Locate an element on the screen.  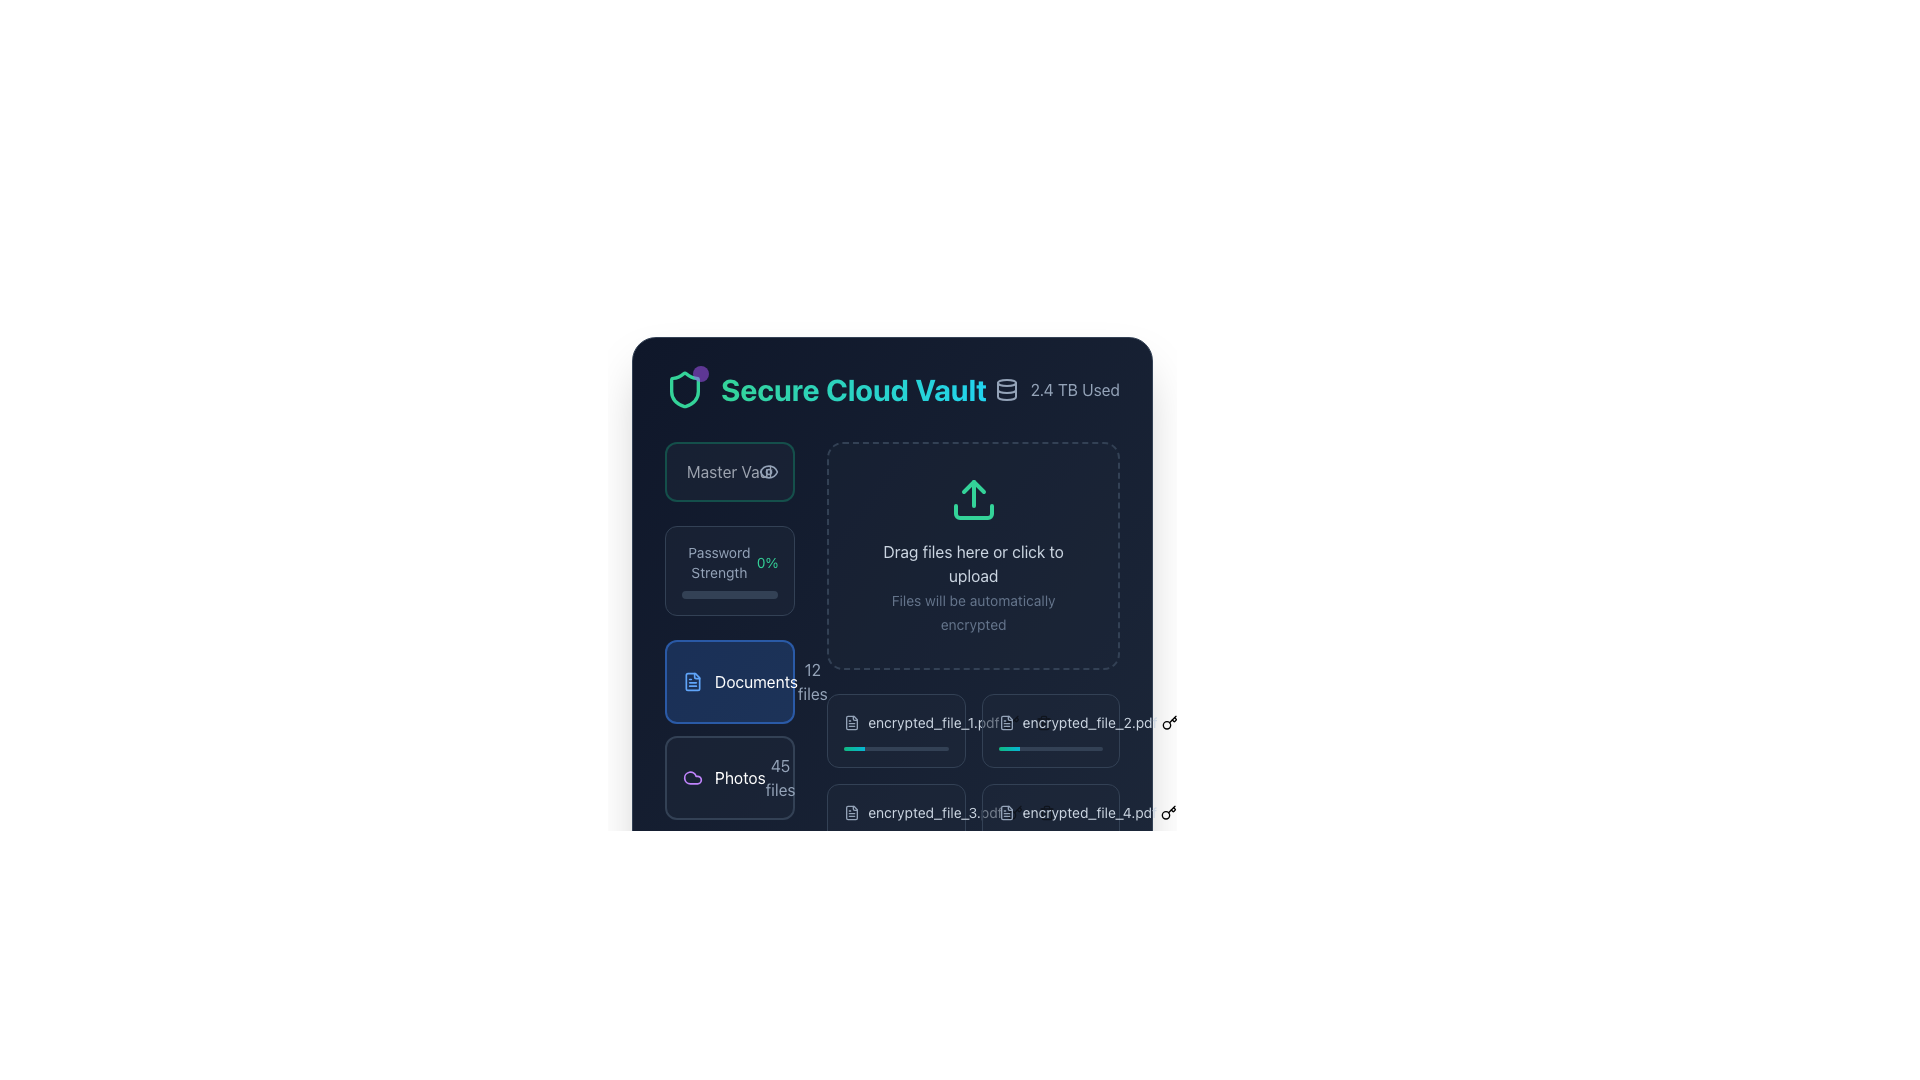
the 'photos' category icon, which is visually represented to the left of the text 'photos' and aligns with the numerical indicator '45 files' is located at coordinates (692, 777).